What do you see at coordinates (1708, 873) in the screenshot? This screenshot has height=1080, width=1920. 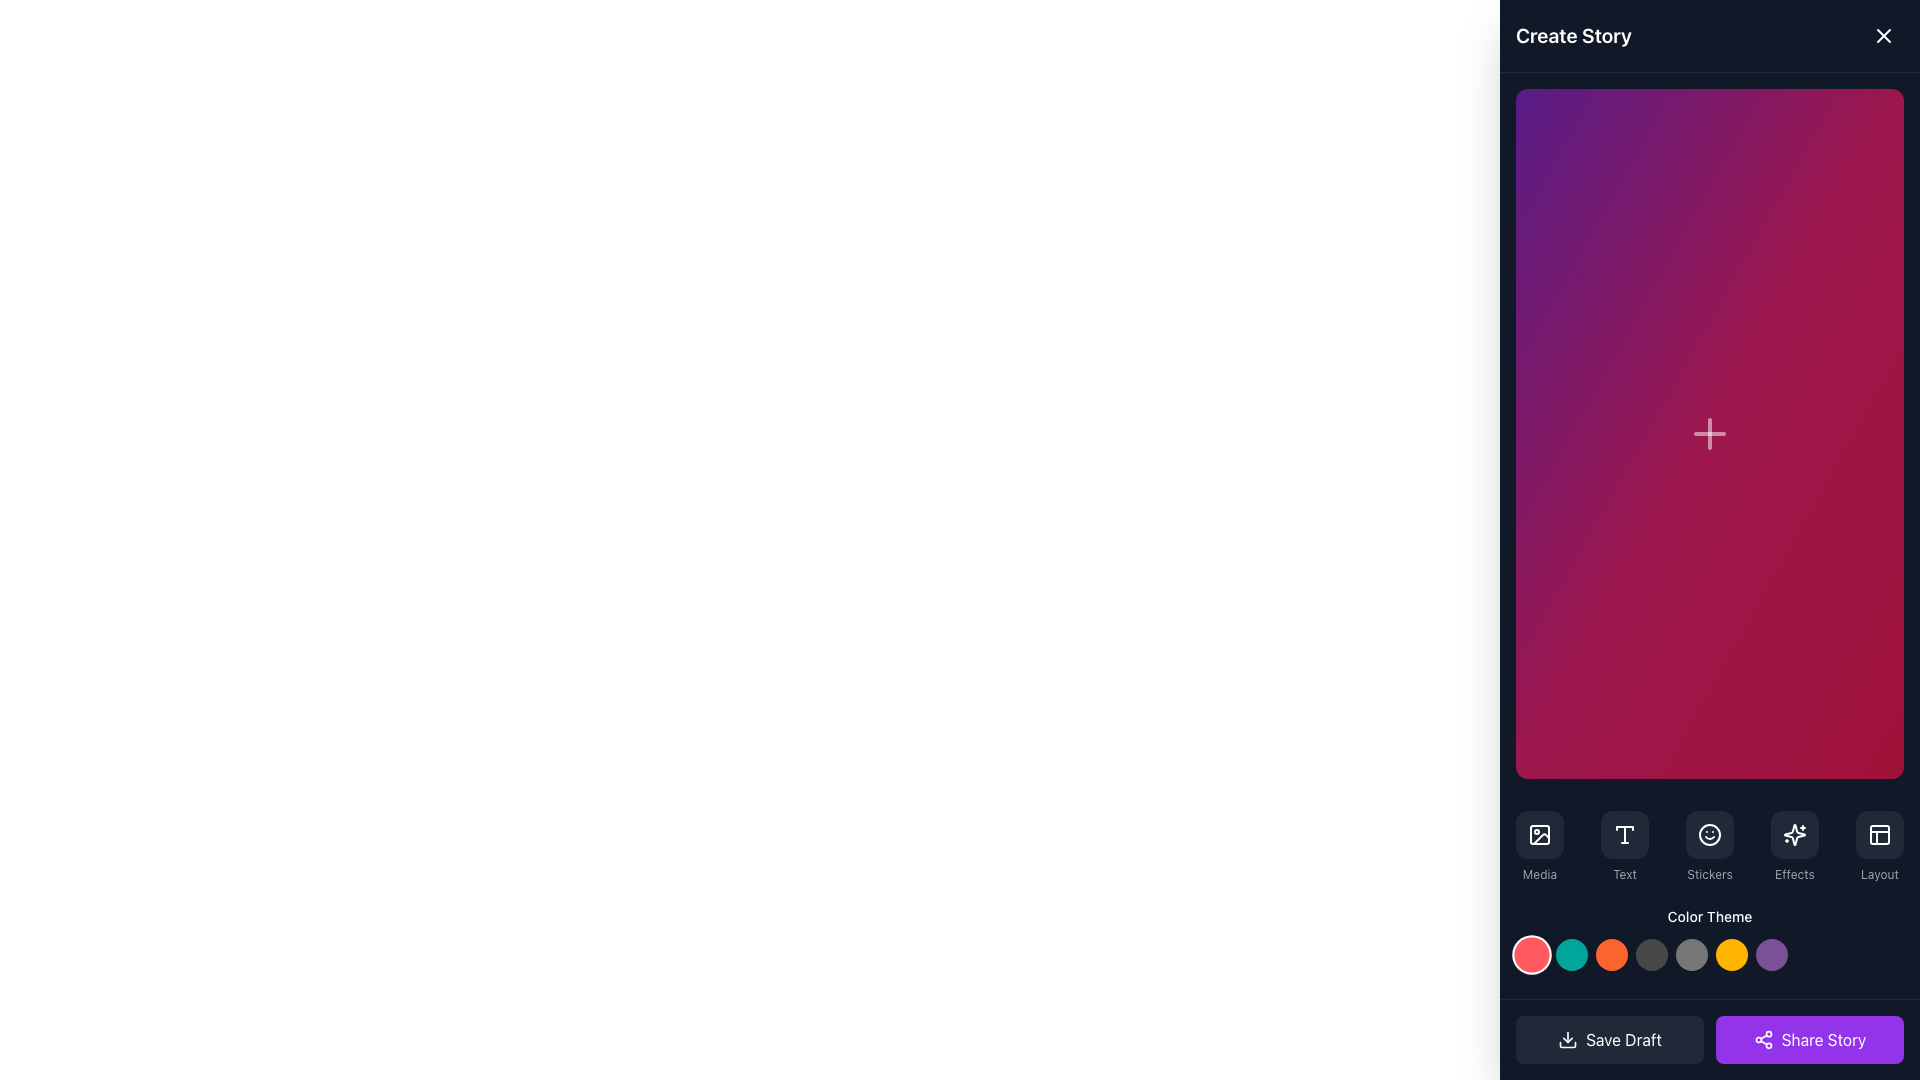 I see `the gray text label displaying 'Stickers', which is located at the bottom center of a button-like group below a smiling face icon` at bounding box center [1708, 873].